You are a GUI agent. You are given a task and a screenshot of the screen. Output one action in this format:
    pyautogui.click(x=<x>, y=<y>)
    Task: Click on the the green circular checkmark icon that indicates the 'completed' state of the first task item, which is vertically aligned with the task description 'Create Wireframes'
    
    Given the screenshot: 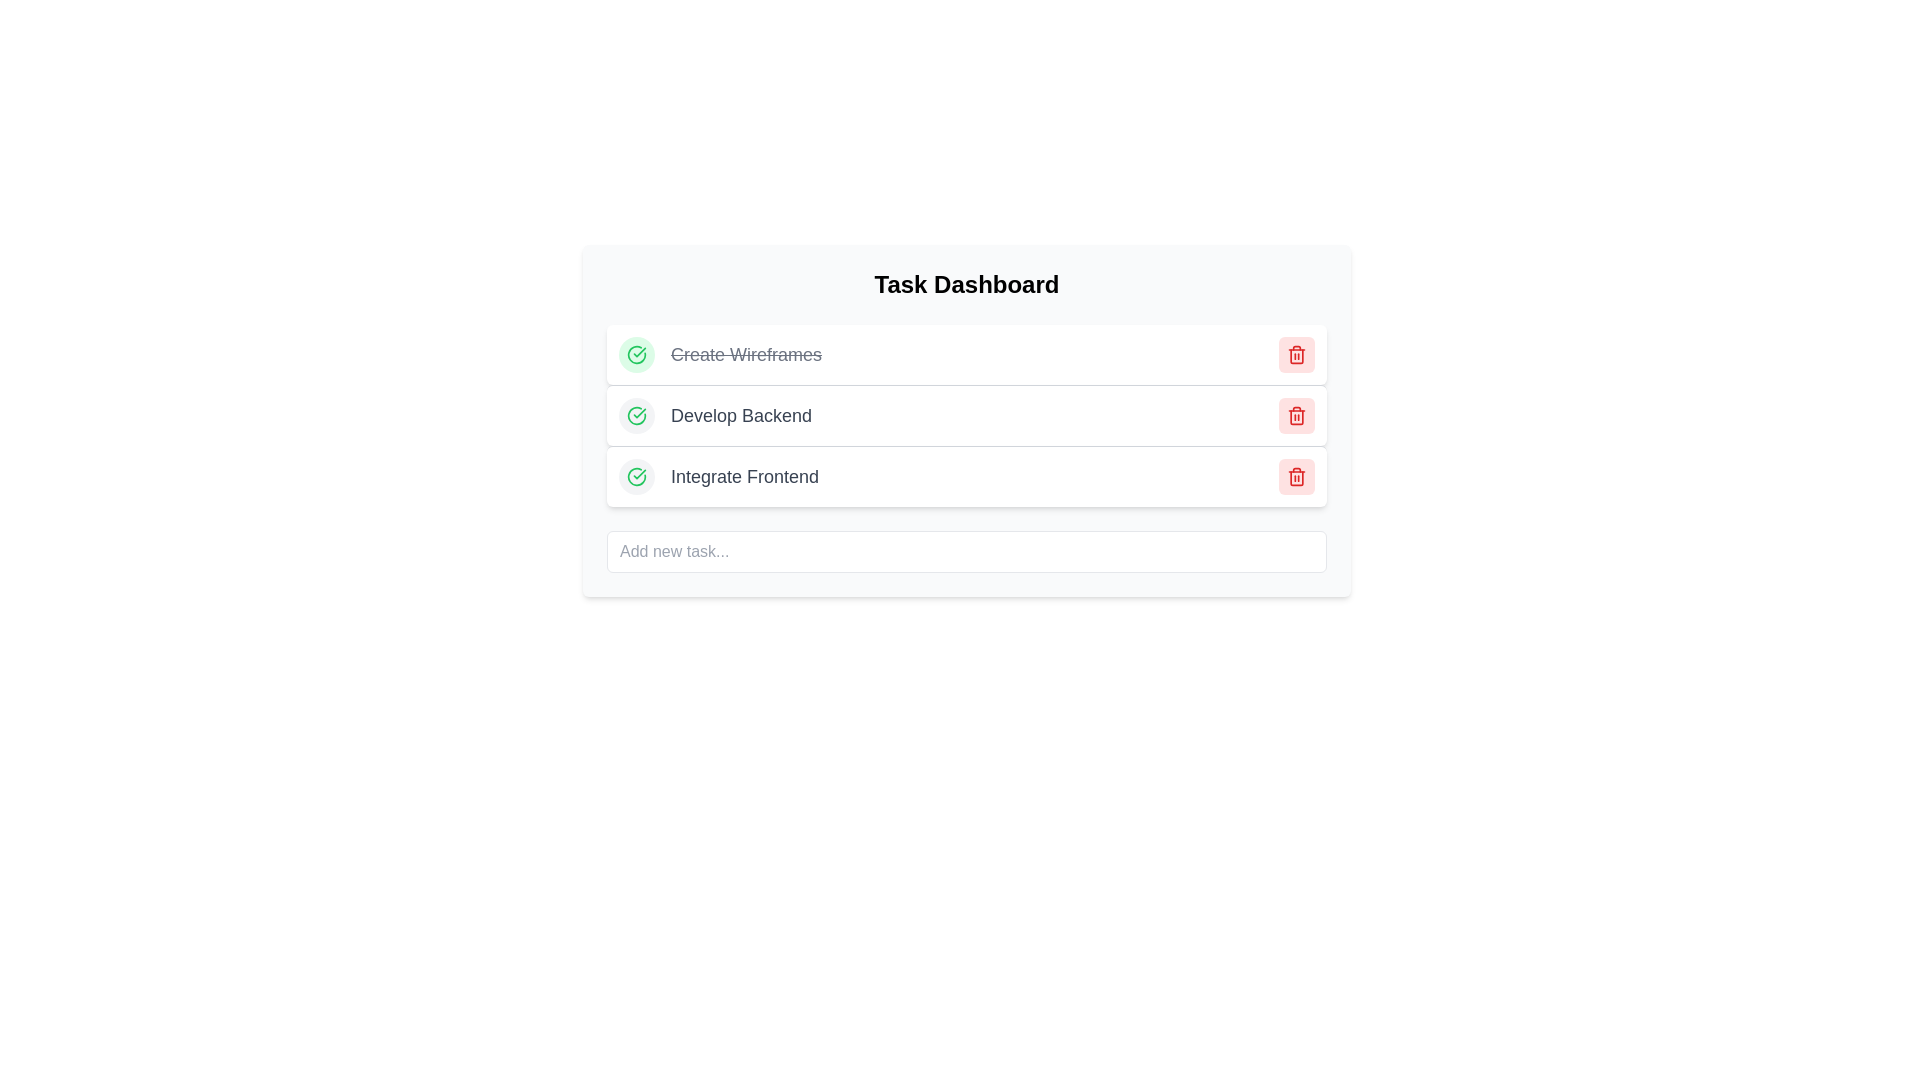 What is the action you would take?
    pyautogui.click(x=636, y=415)
    